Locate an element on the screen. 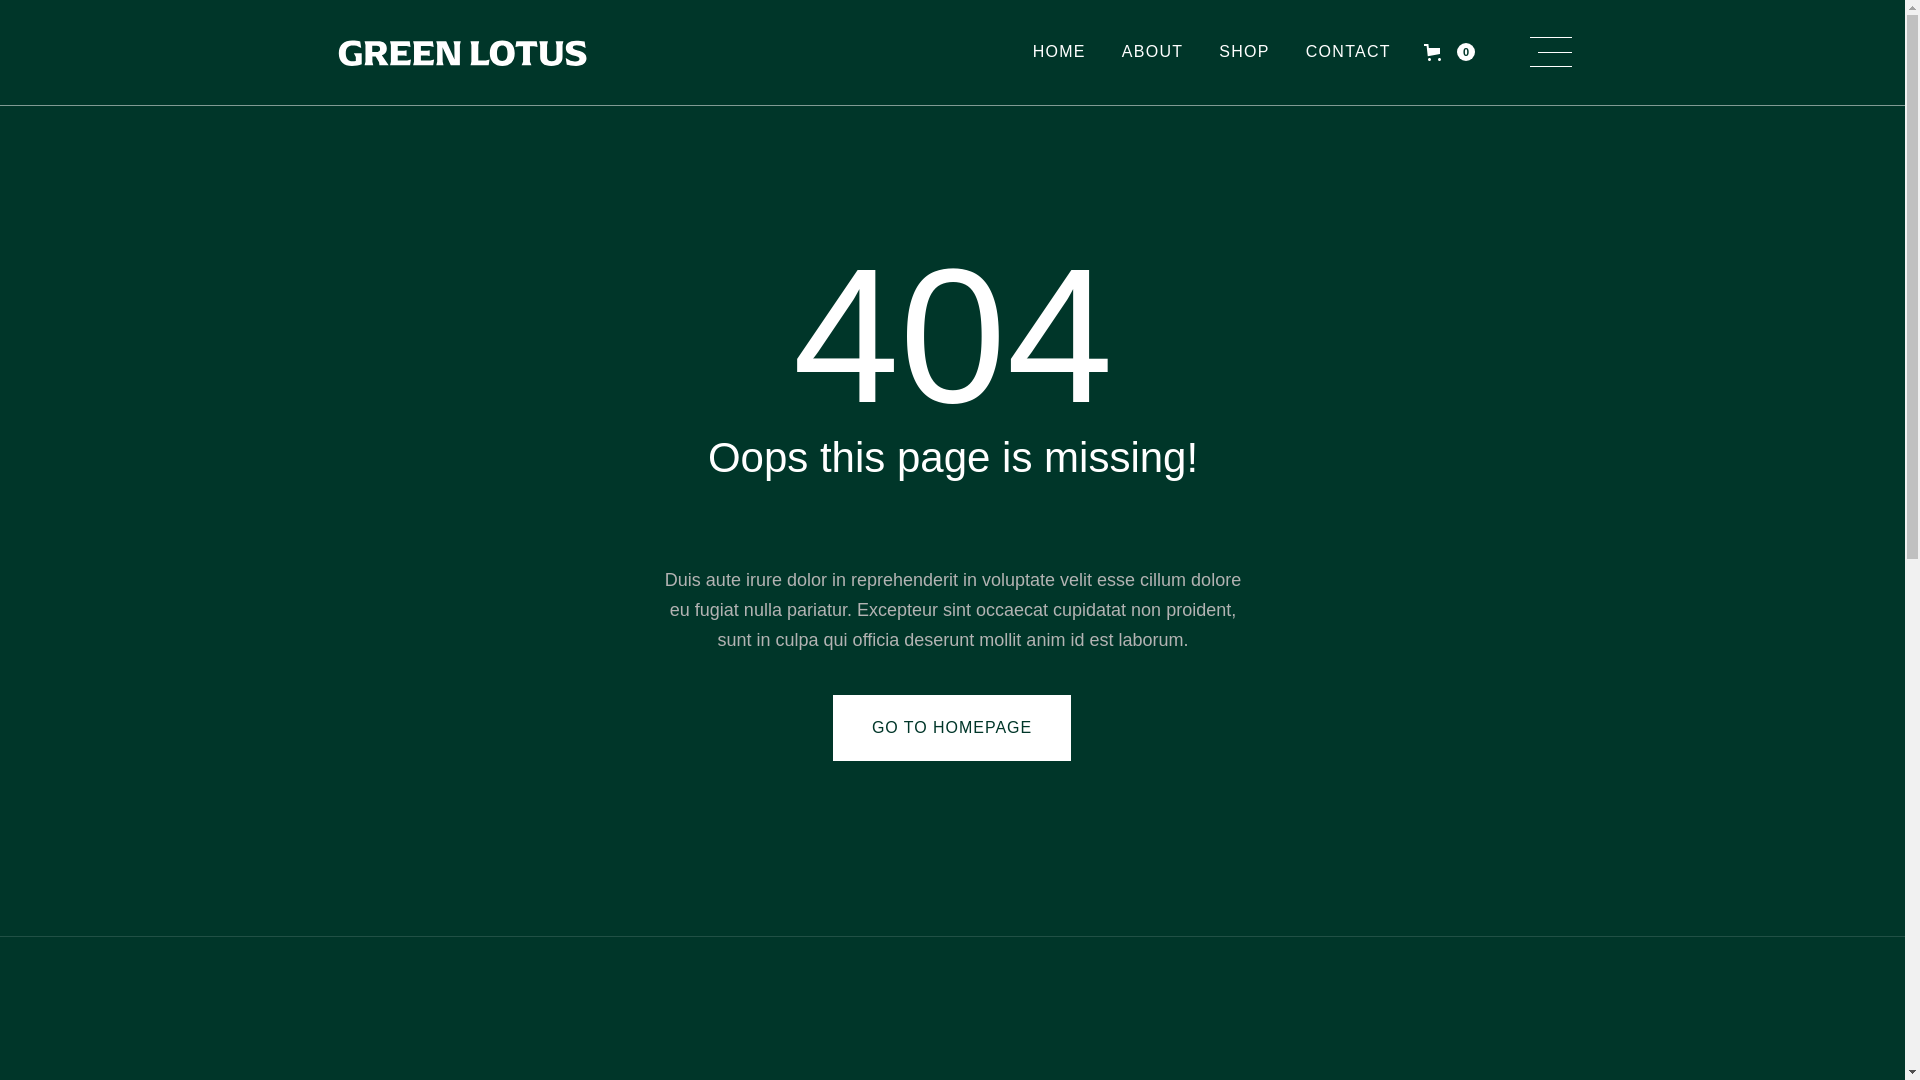 This screenshot has height=1080, width=1920. 'CONTACT' is located at coordinates (1348, 51).